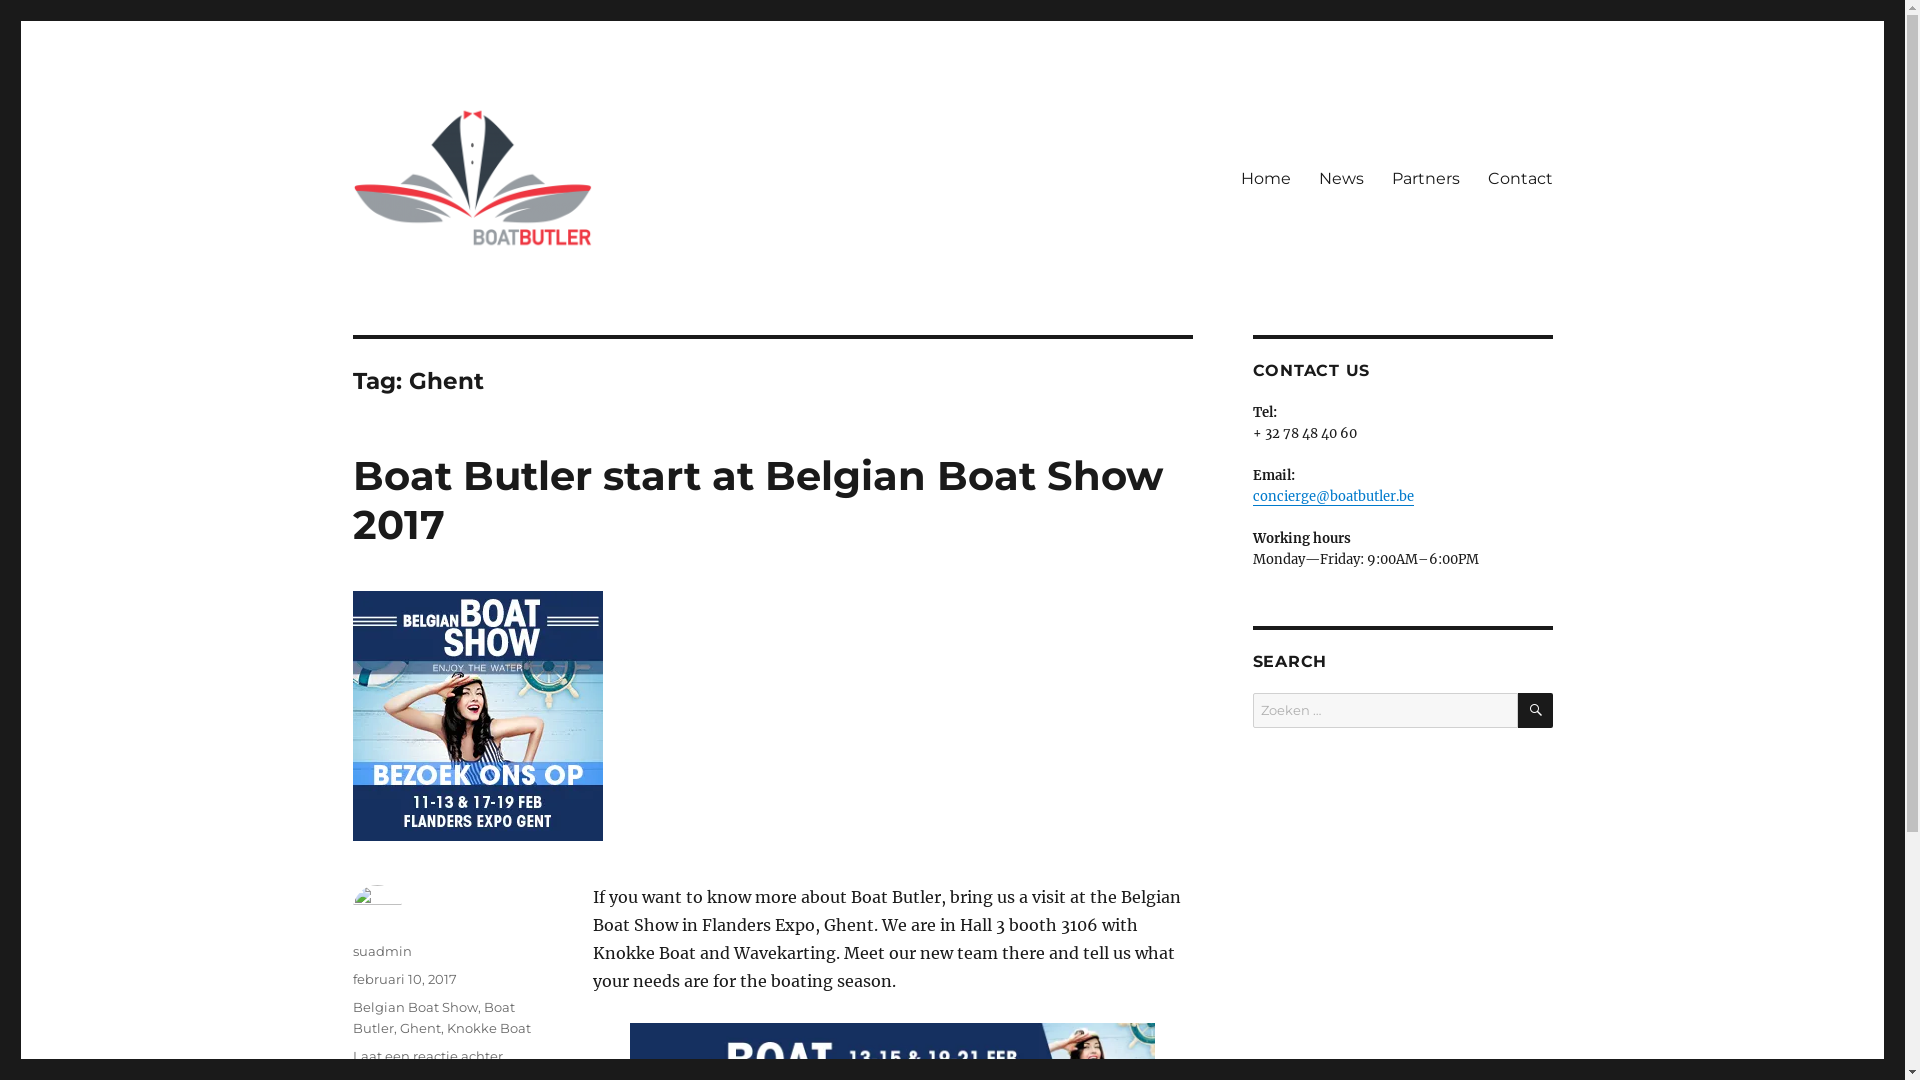 This screenshot has width=1920, height=1080. What do you see at coordinates (1332, 495) in the screenshot?
I see `'concierge@boatbutler.be'` at bounding box center [1332, 495].